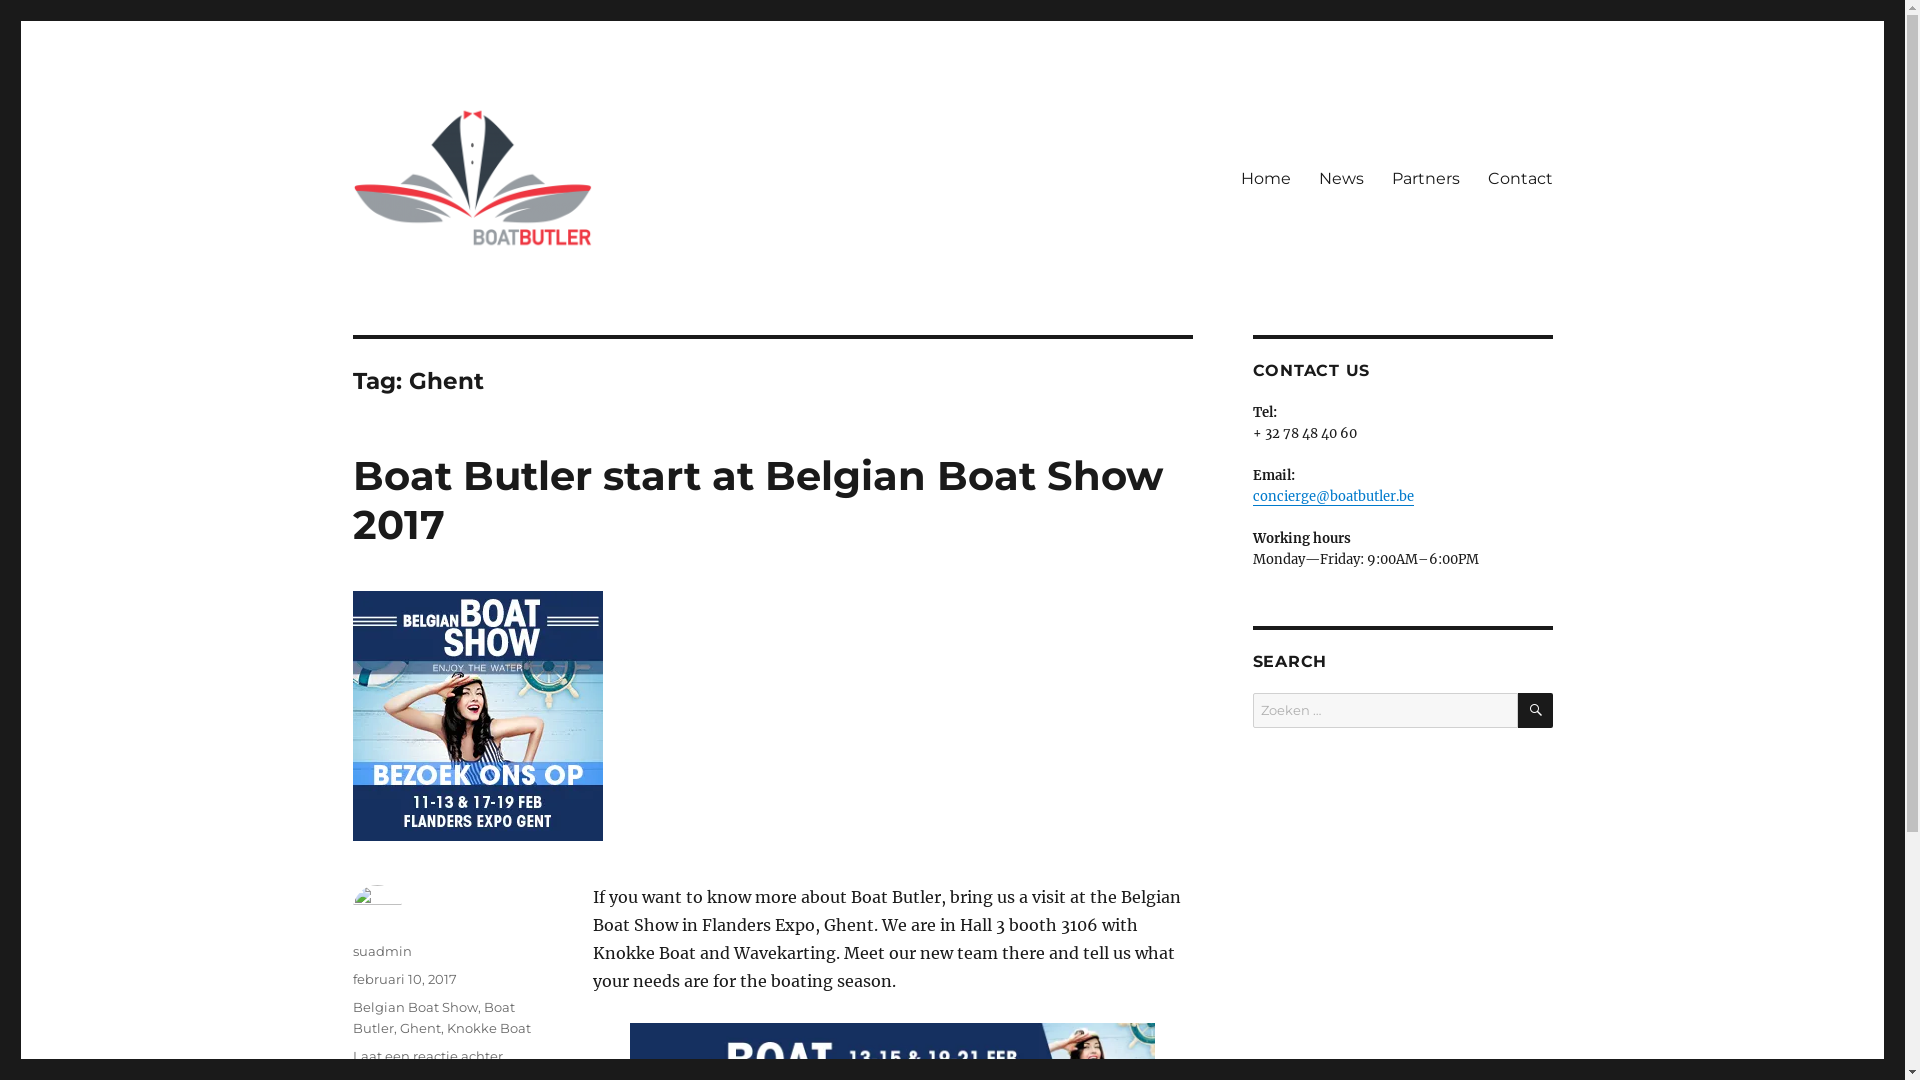 This screenshot has width=1920, height=1080. What do you see at coordinates (1332, 495) in the screenshot?
I see `'concierge@boatbutler.be'` at bounding box center [1332, 495].